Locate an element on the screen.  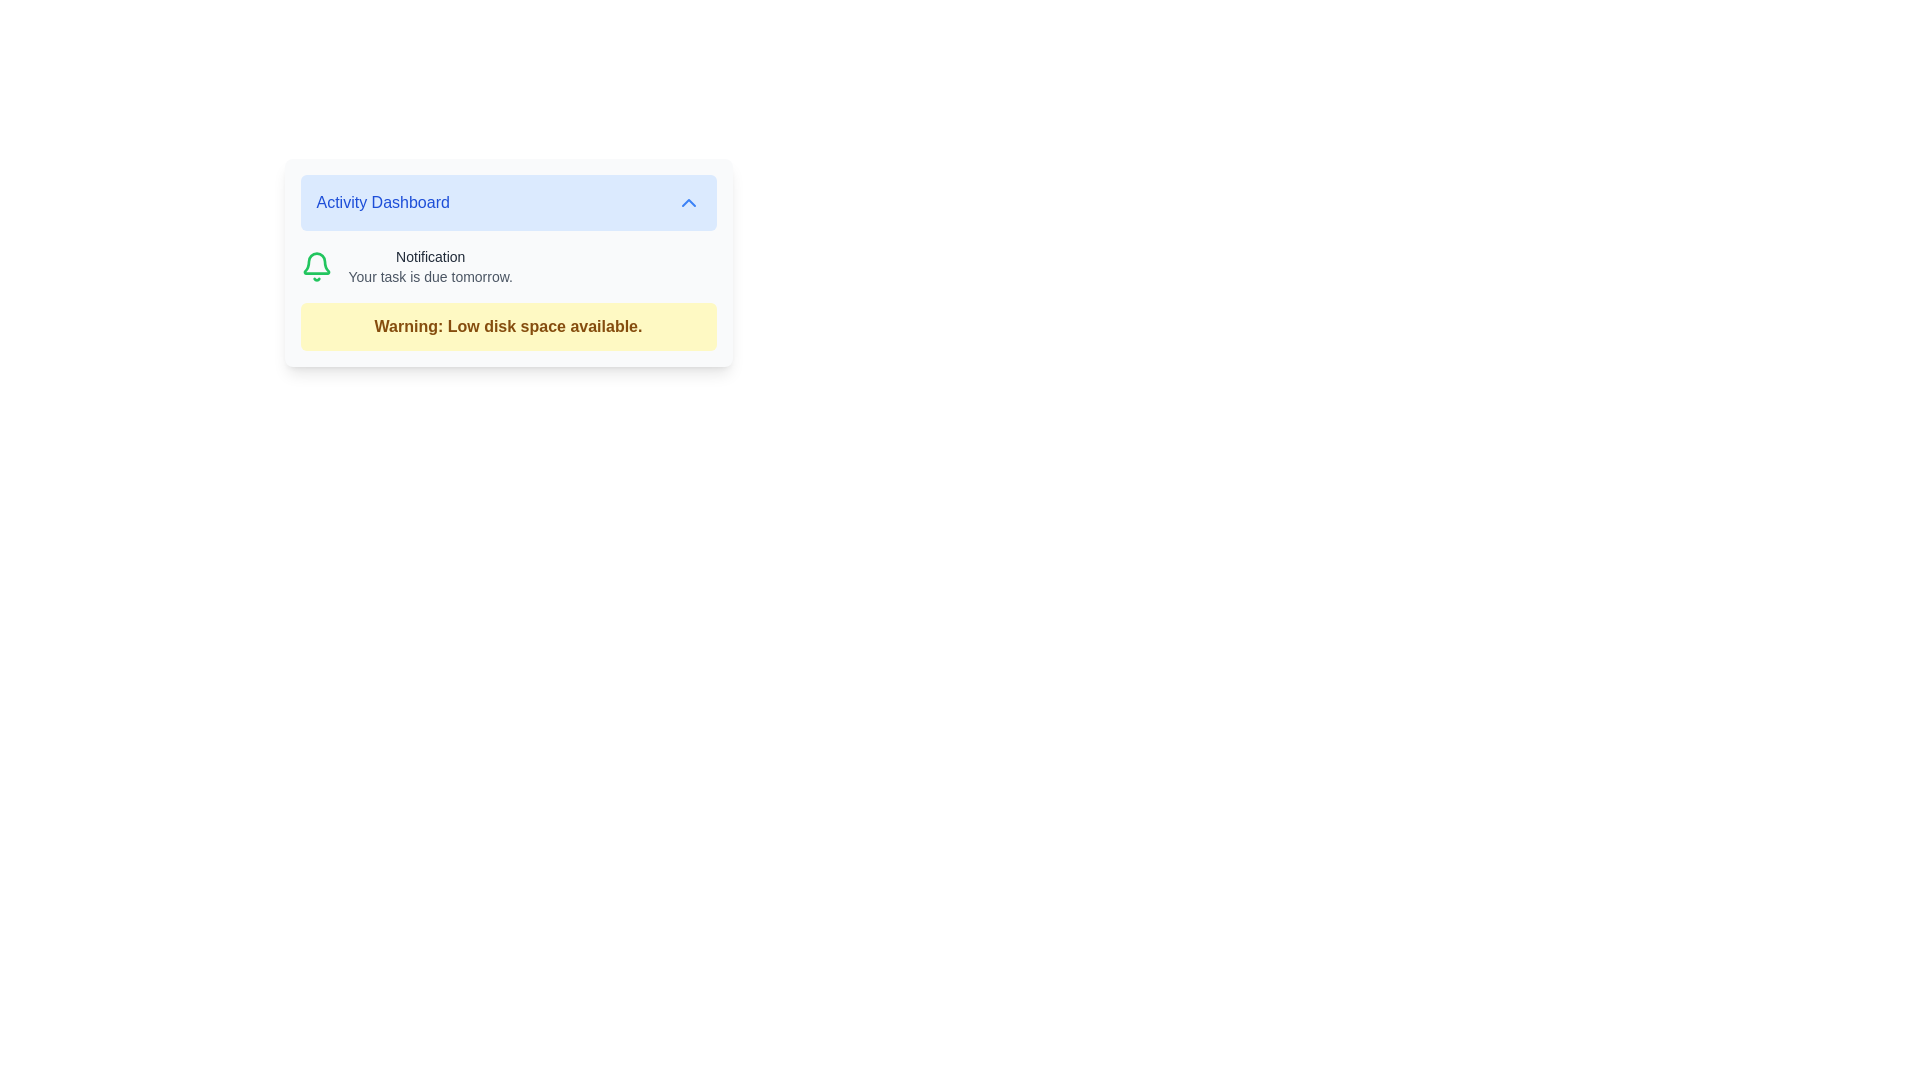
the text display element that shows the heading 'Notification' and the message 'Your task is due tomorrow.' is located at coordinates (429, 265).